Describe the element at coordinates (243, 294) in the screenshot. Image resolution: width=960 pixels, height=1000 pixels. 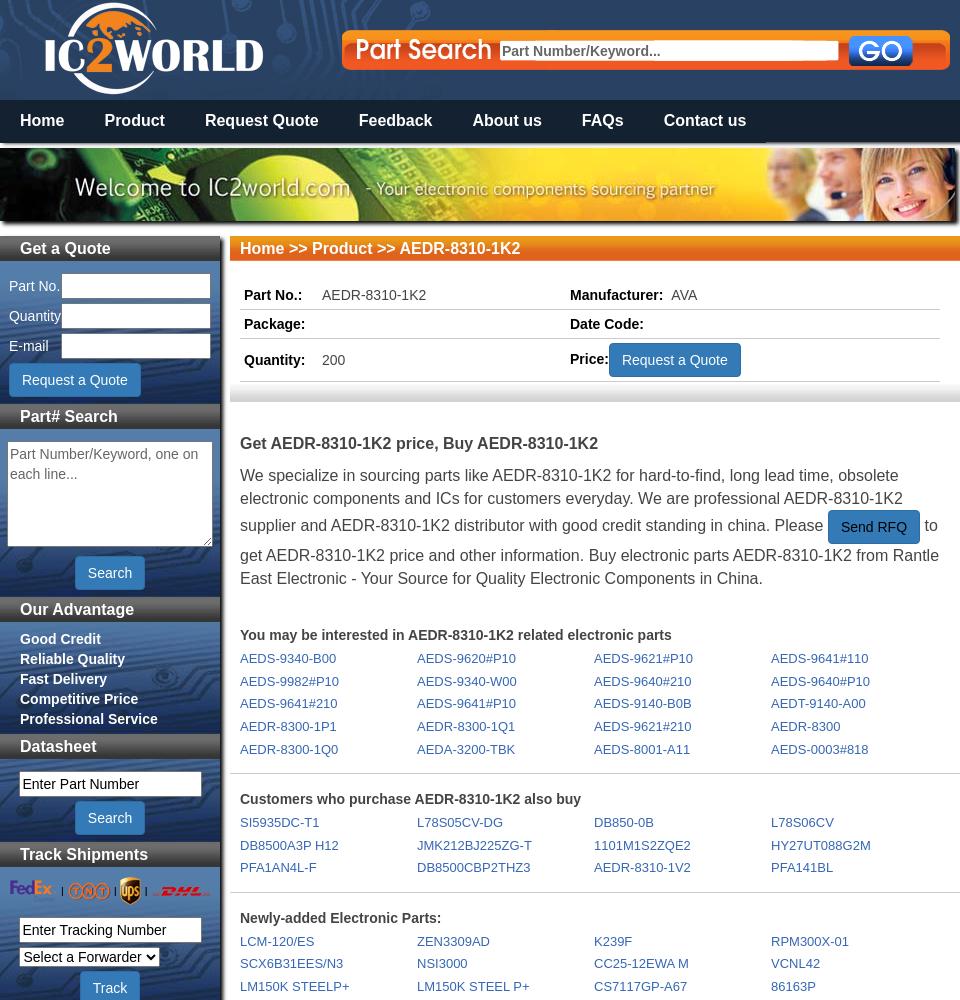
I see `'Part No.:'` at that location.